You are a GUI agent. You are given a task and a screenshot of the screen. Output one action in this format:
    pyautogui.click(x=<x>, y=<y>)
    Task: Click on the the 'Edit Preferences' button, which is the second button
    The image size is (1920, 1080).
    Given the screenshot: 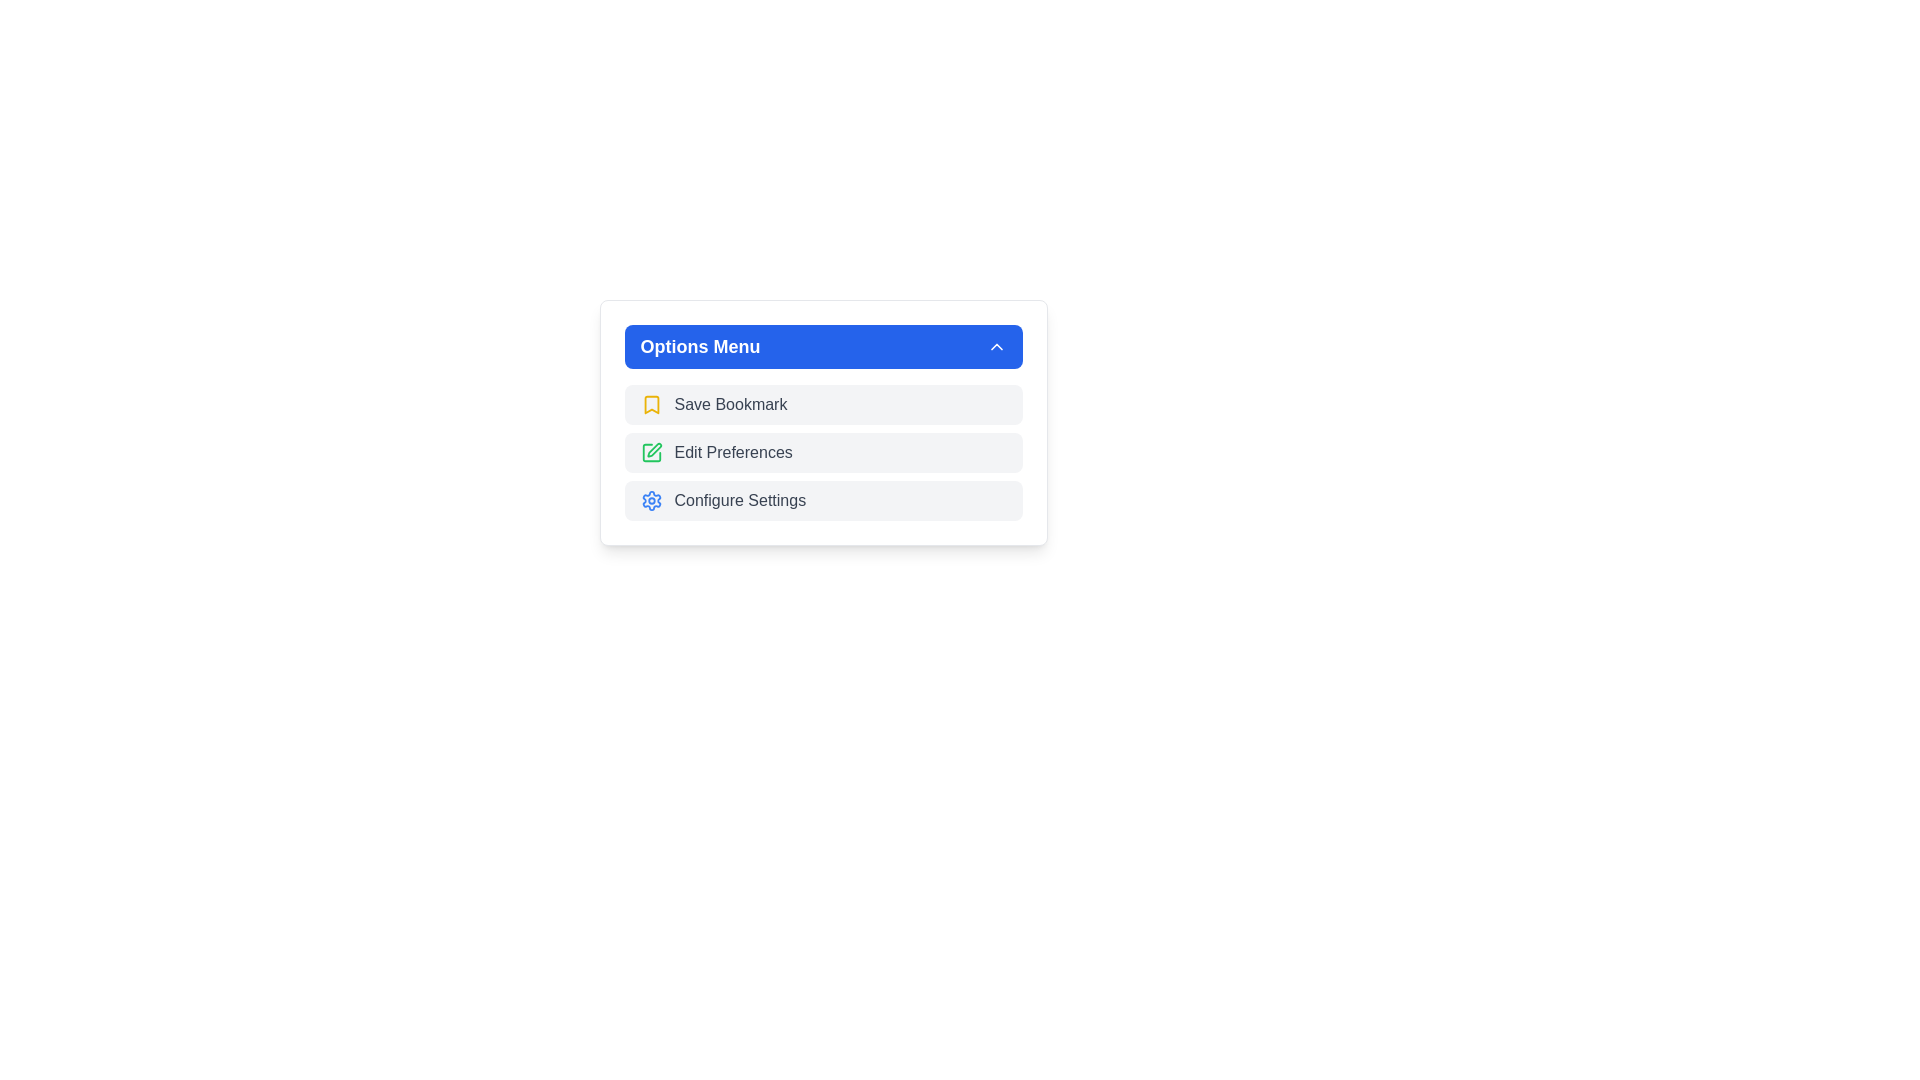 What is the action you would take?
    pyautogui.click(x=823, y=452)
    